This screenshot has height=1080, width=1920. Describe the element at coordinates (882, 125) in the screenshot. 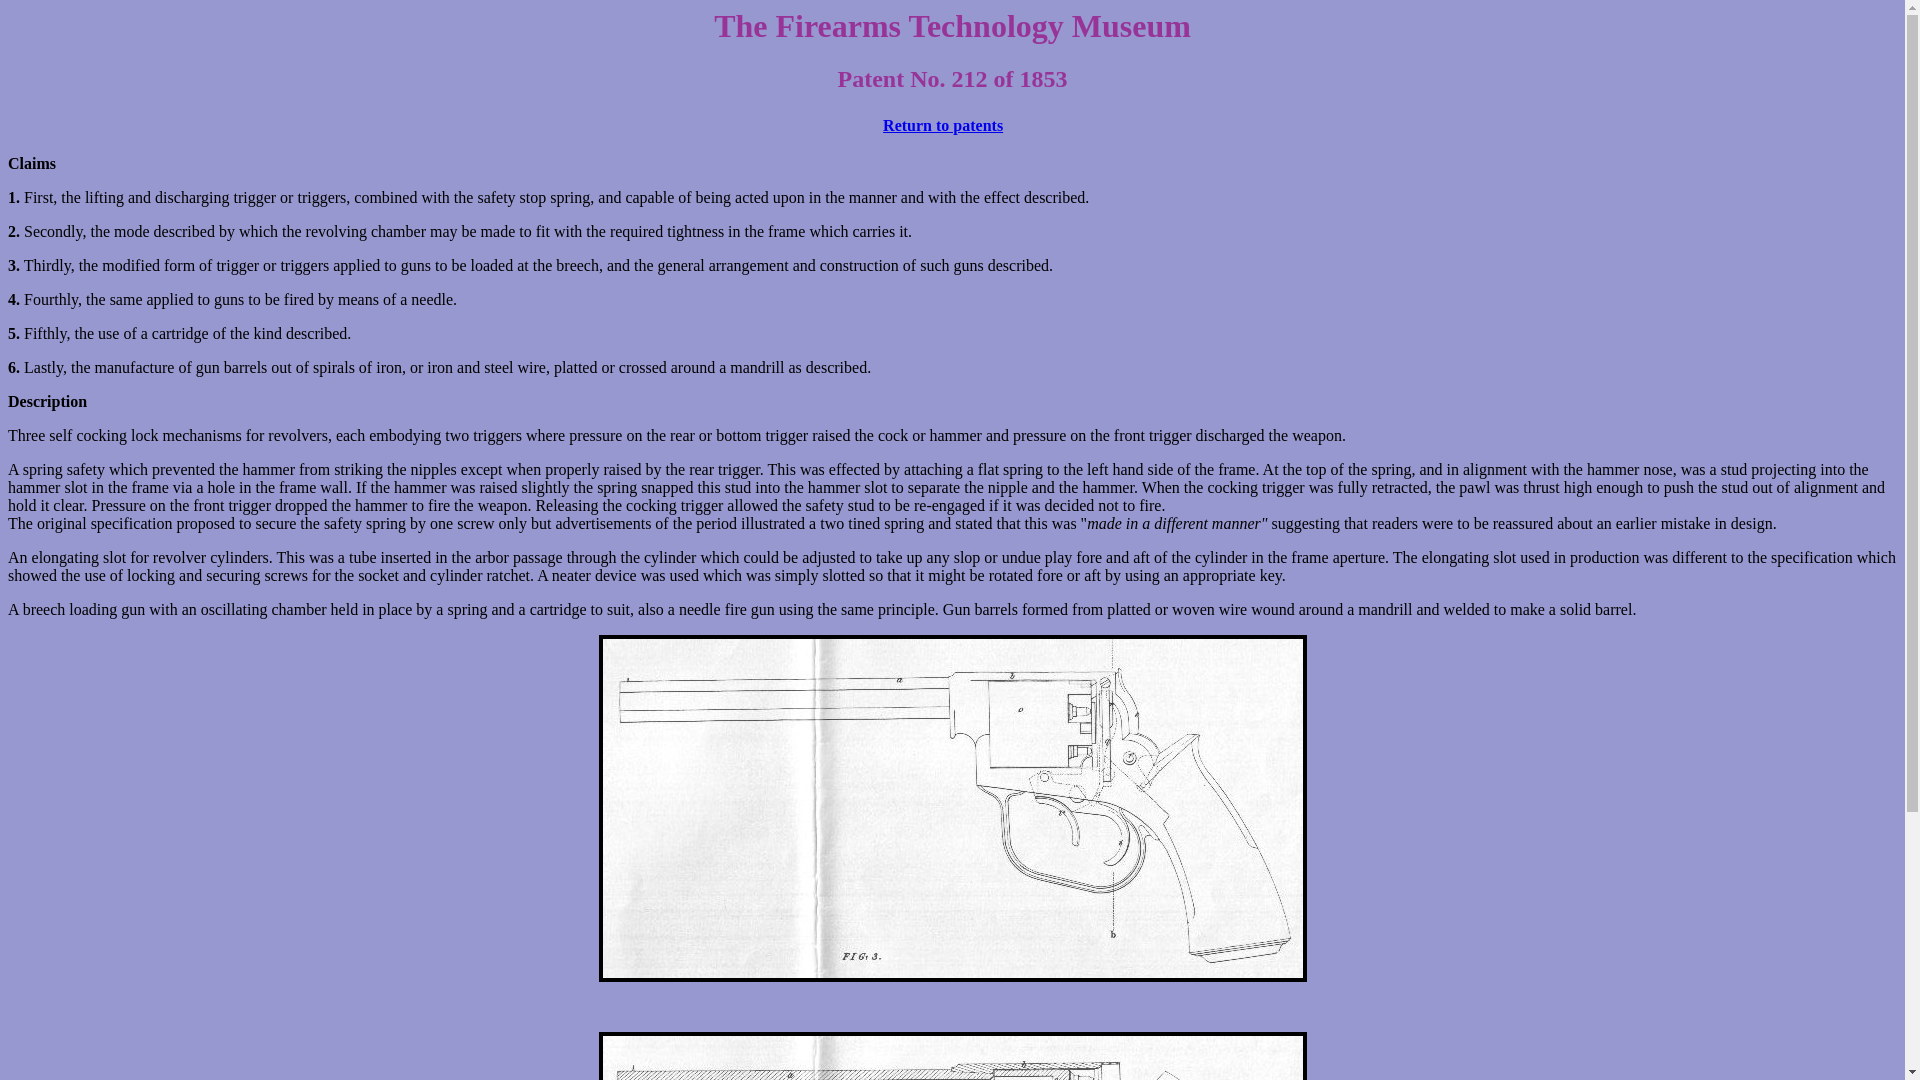

I see `'Return to patents'` at that location.